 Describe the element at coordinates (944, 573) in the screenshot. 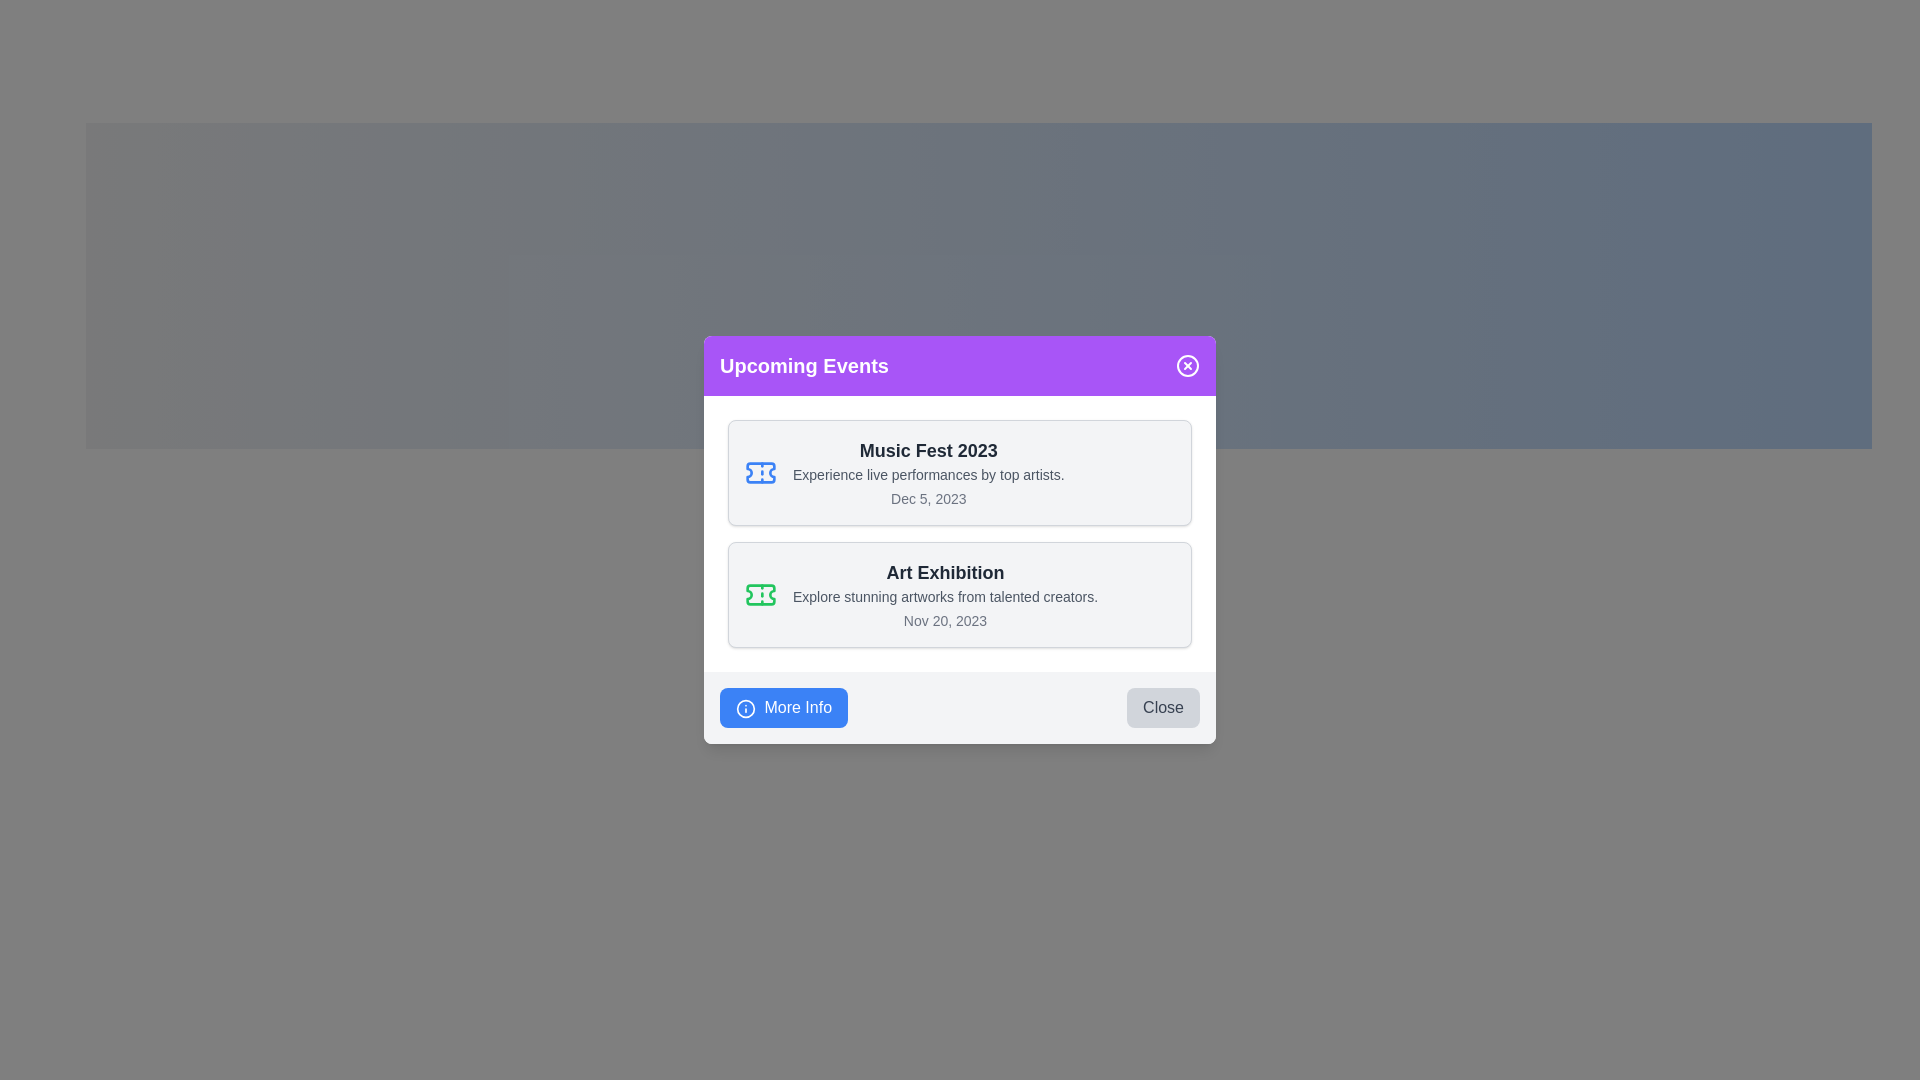

I see `text label displaying 'Art Exhibition', which is prominently styled in bold black font and positioned at the center of the modal dialog under the 'Upcoming Events' header` at that location.